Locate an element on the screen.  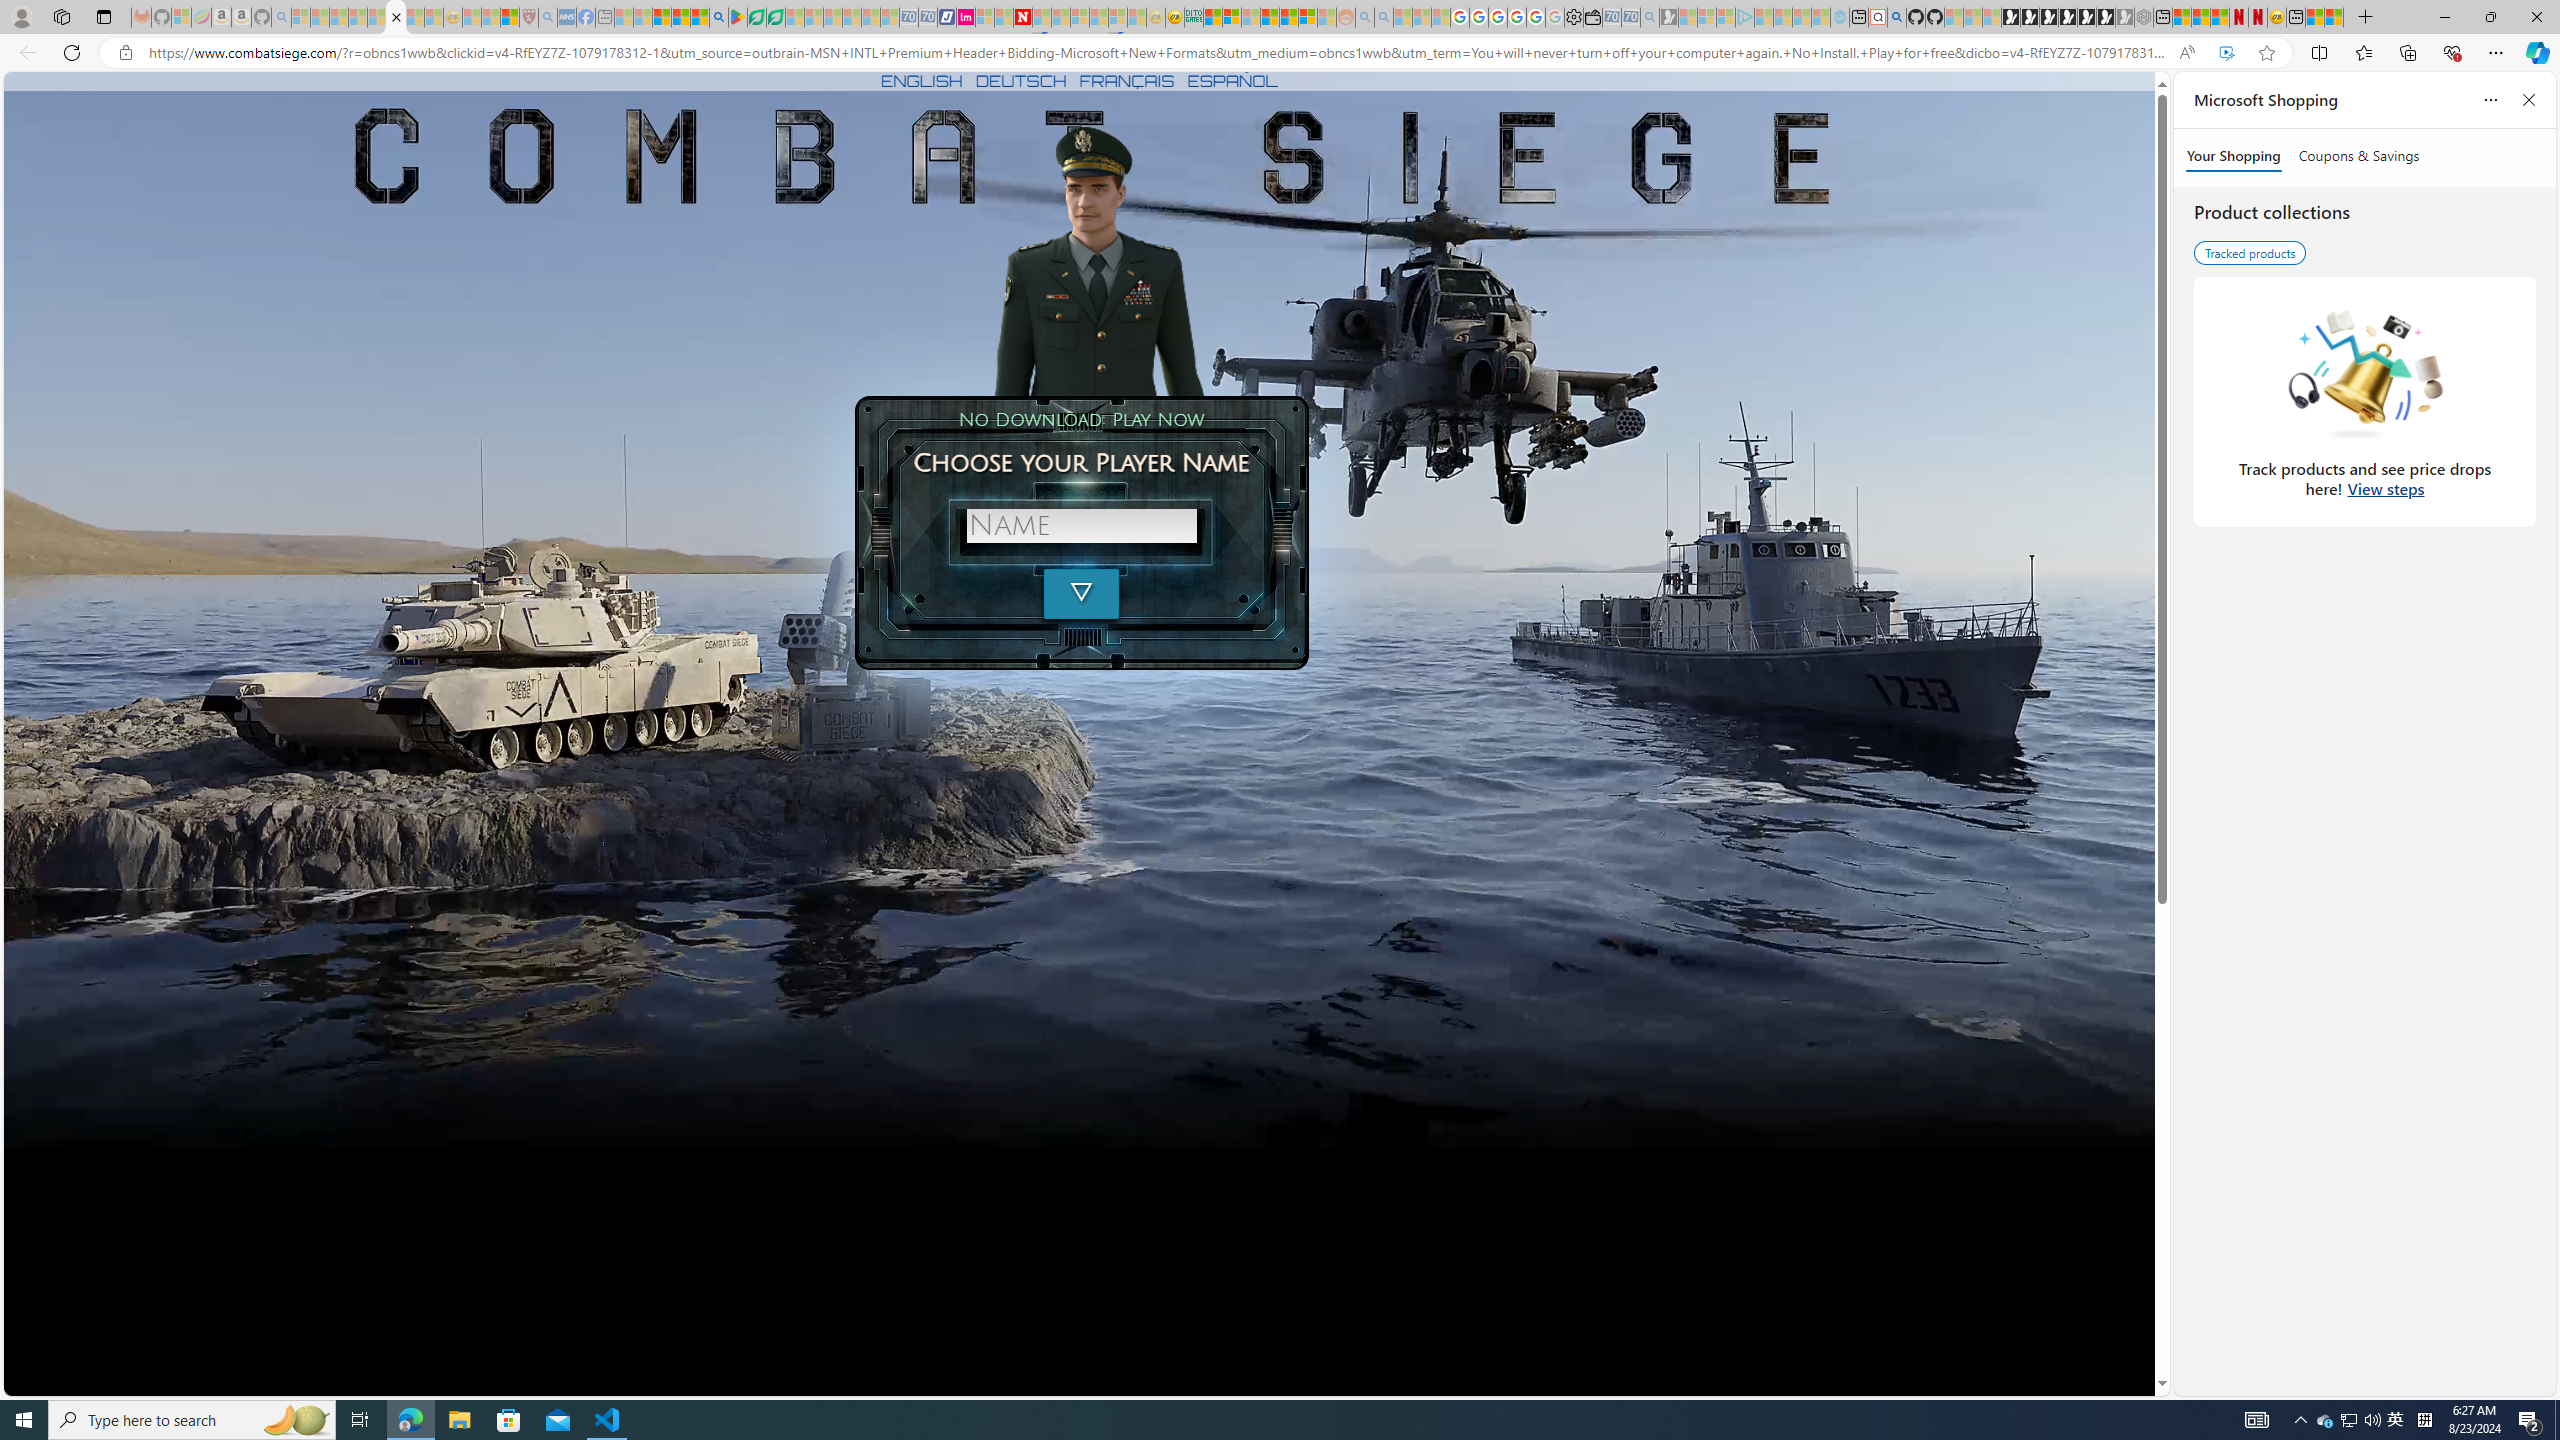
'Latest Politics News & Archive | Newsweek.com' is located at coordinates (1023, 16).